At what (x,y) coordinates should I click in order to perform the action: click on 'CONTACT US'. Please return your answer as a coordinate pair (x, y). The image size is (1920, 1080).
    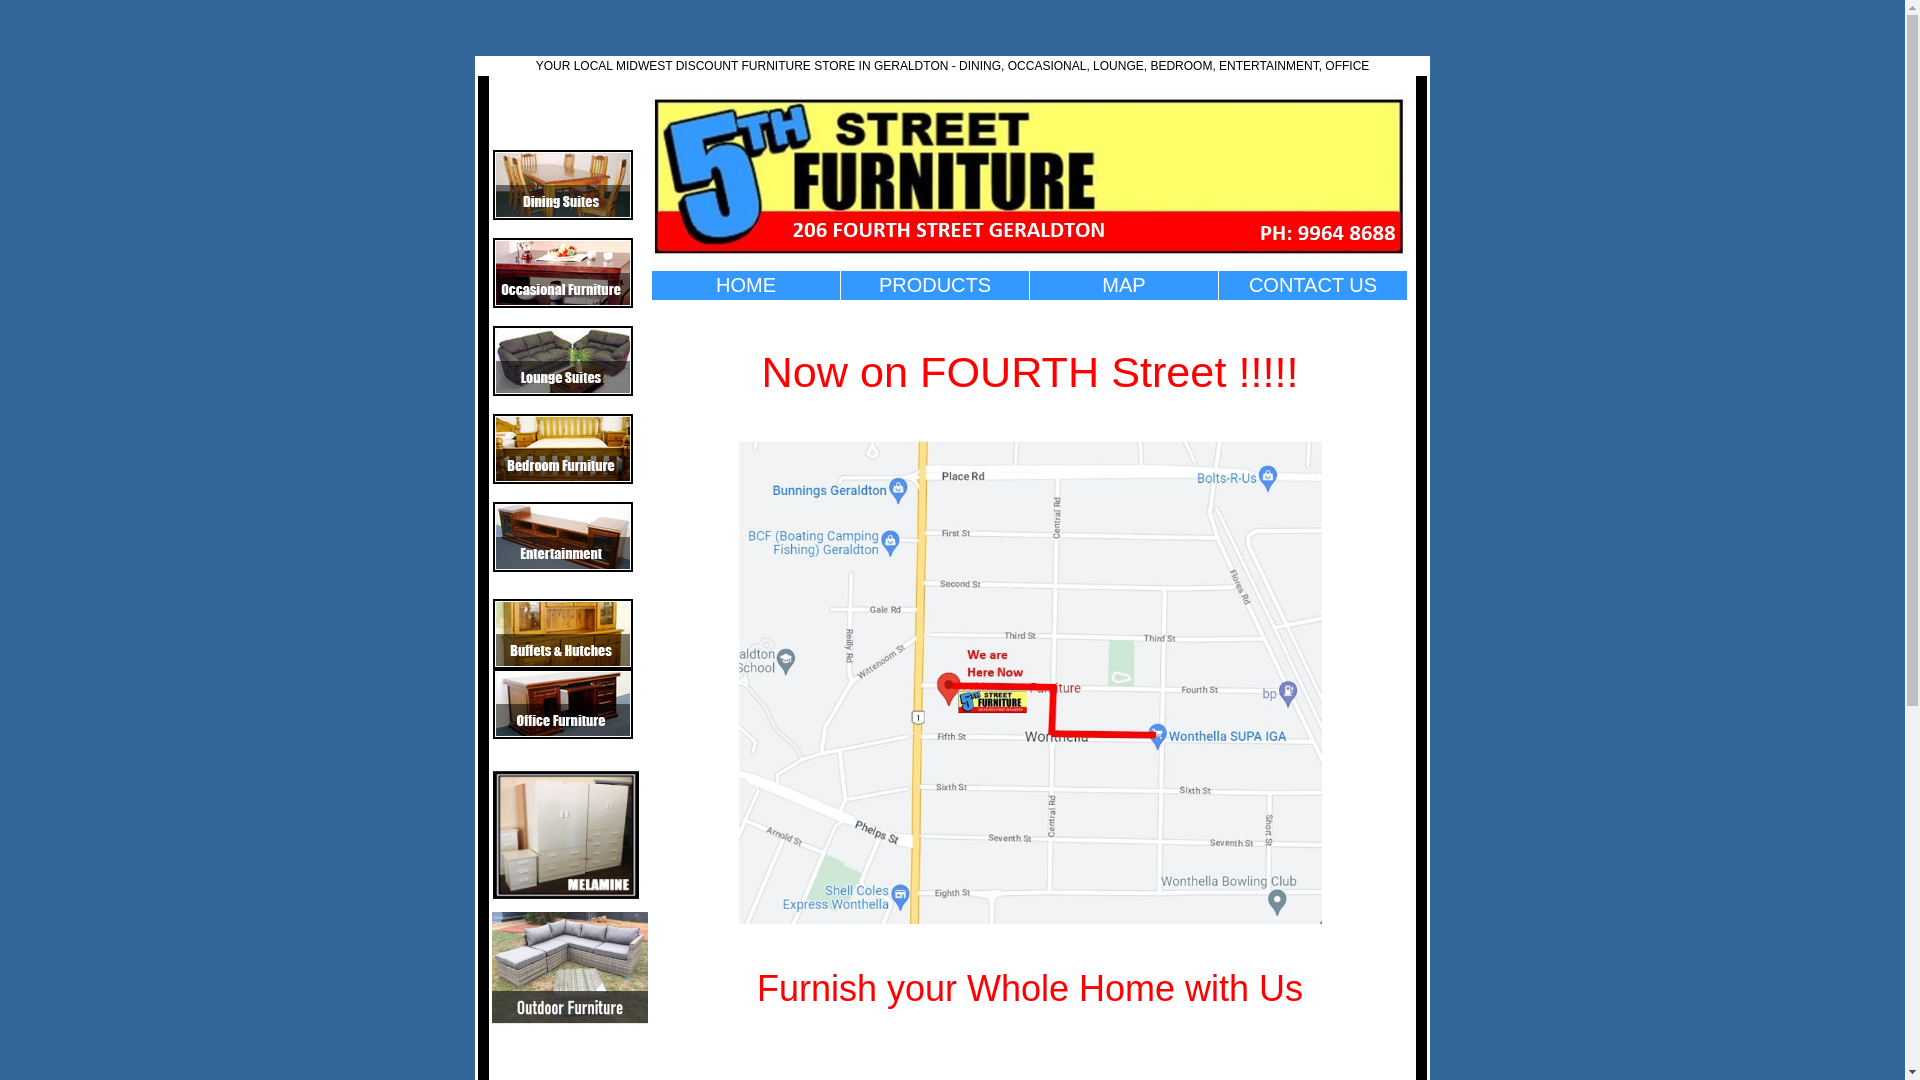
    Looking at the image, I should click on (1313, 285).